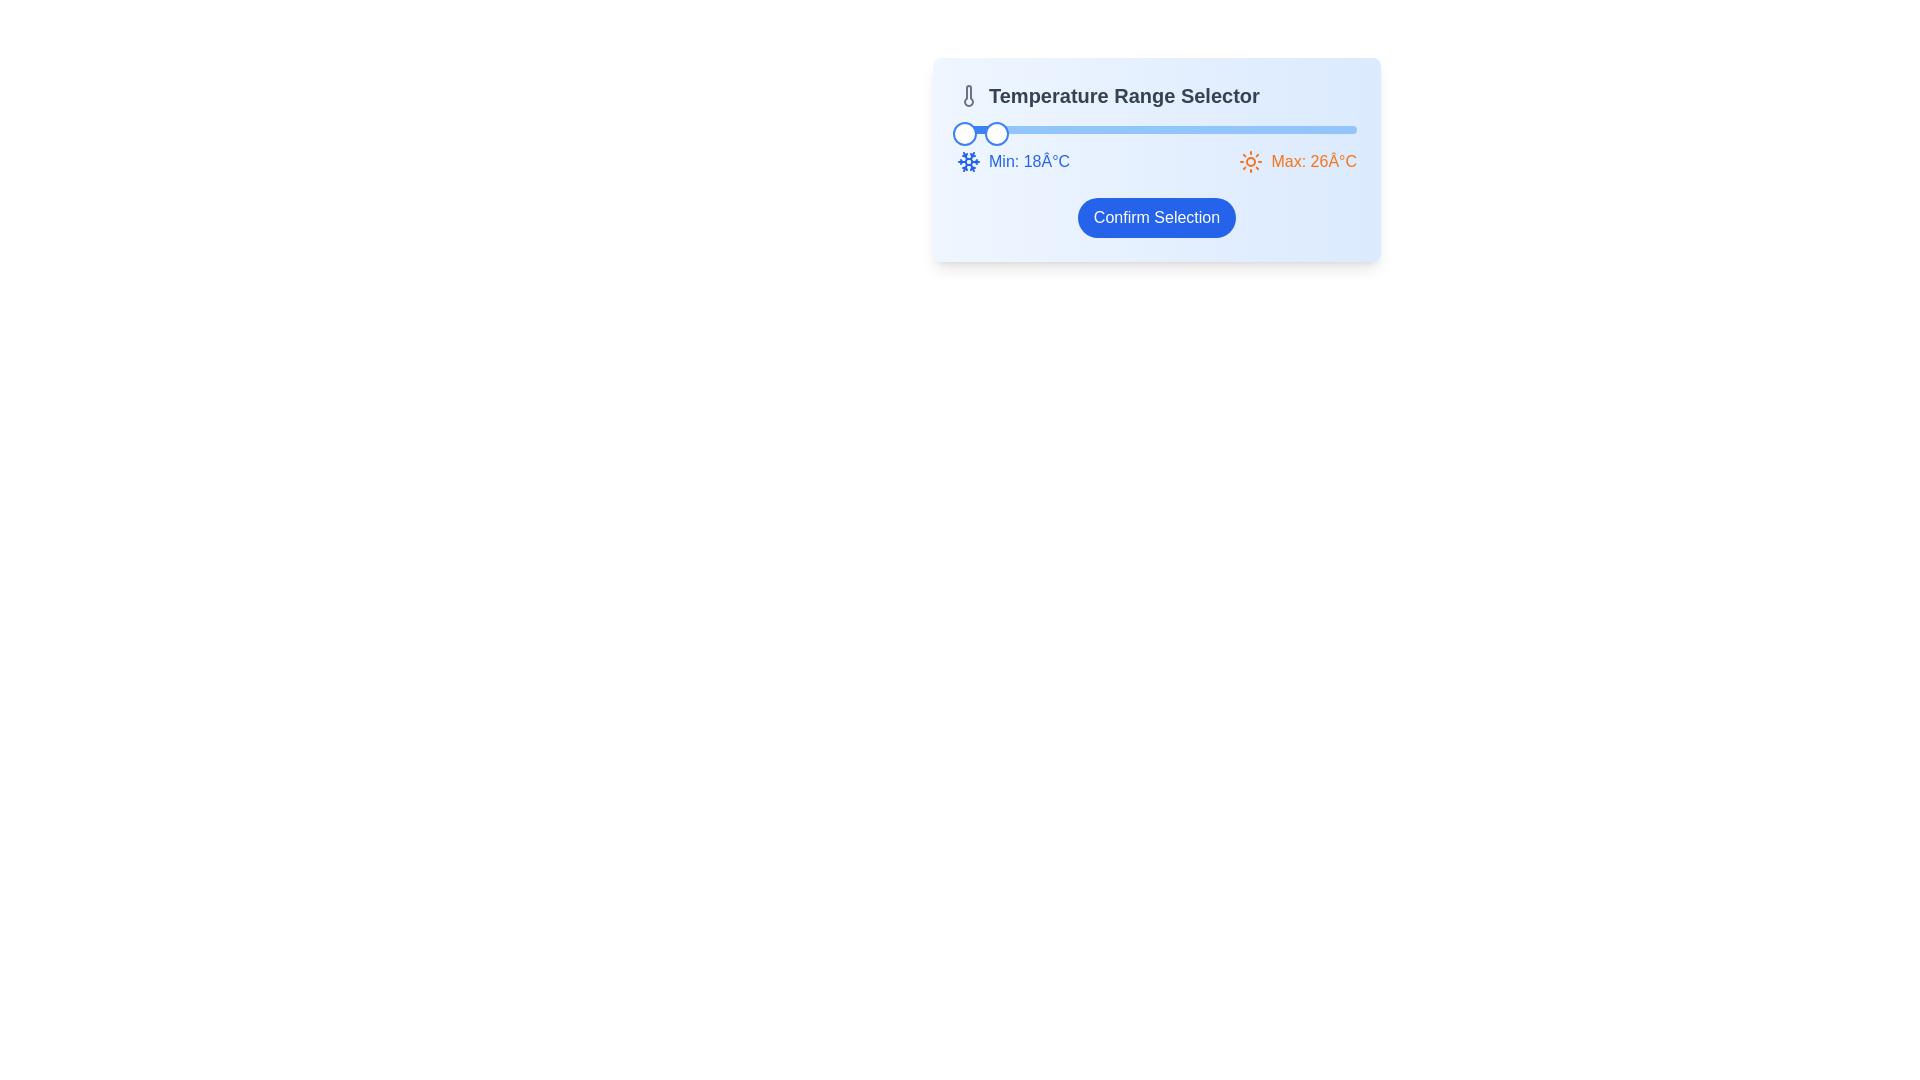 Image resolution: width=1920 pixels, height=1080 pixels. Describe the element at coordinates (984, 134) in the screenshot. I see `the slider thumb` at that location.